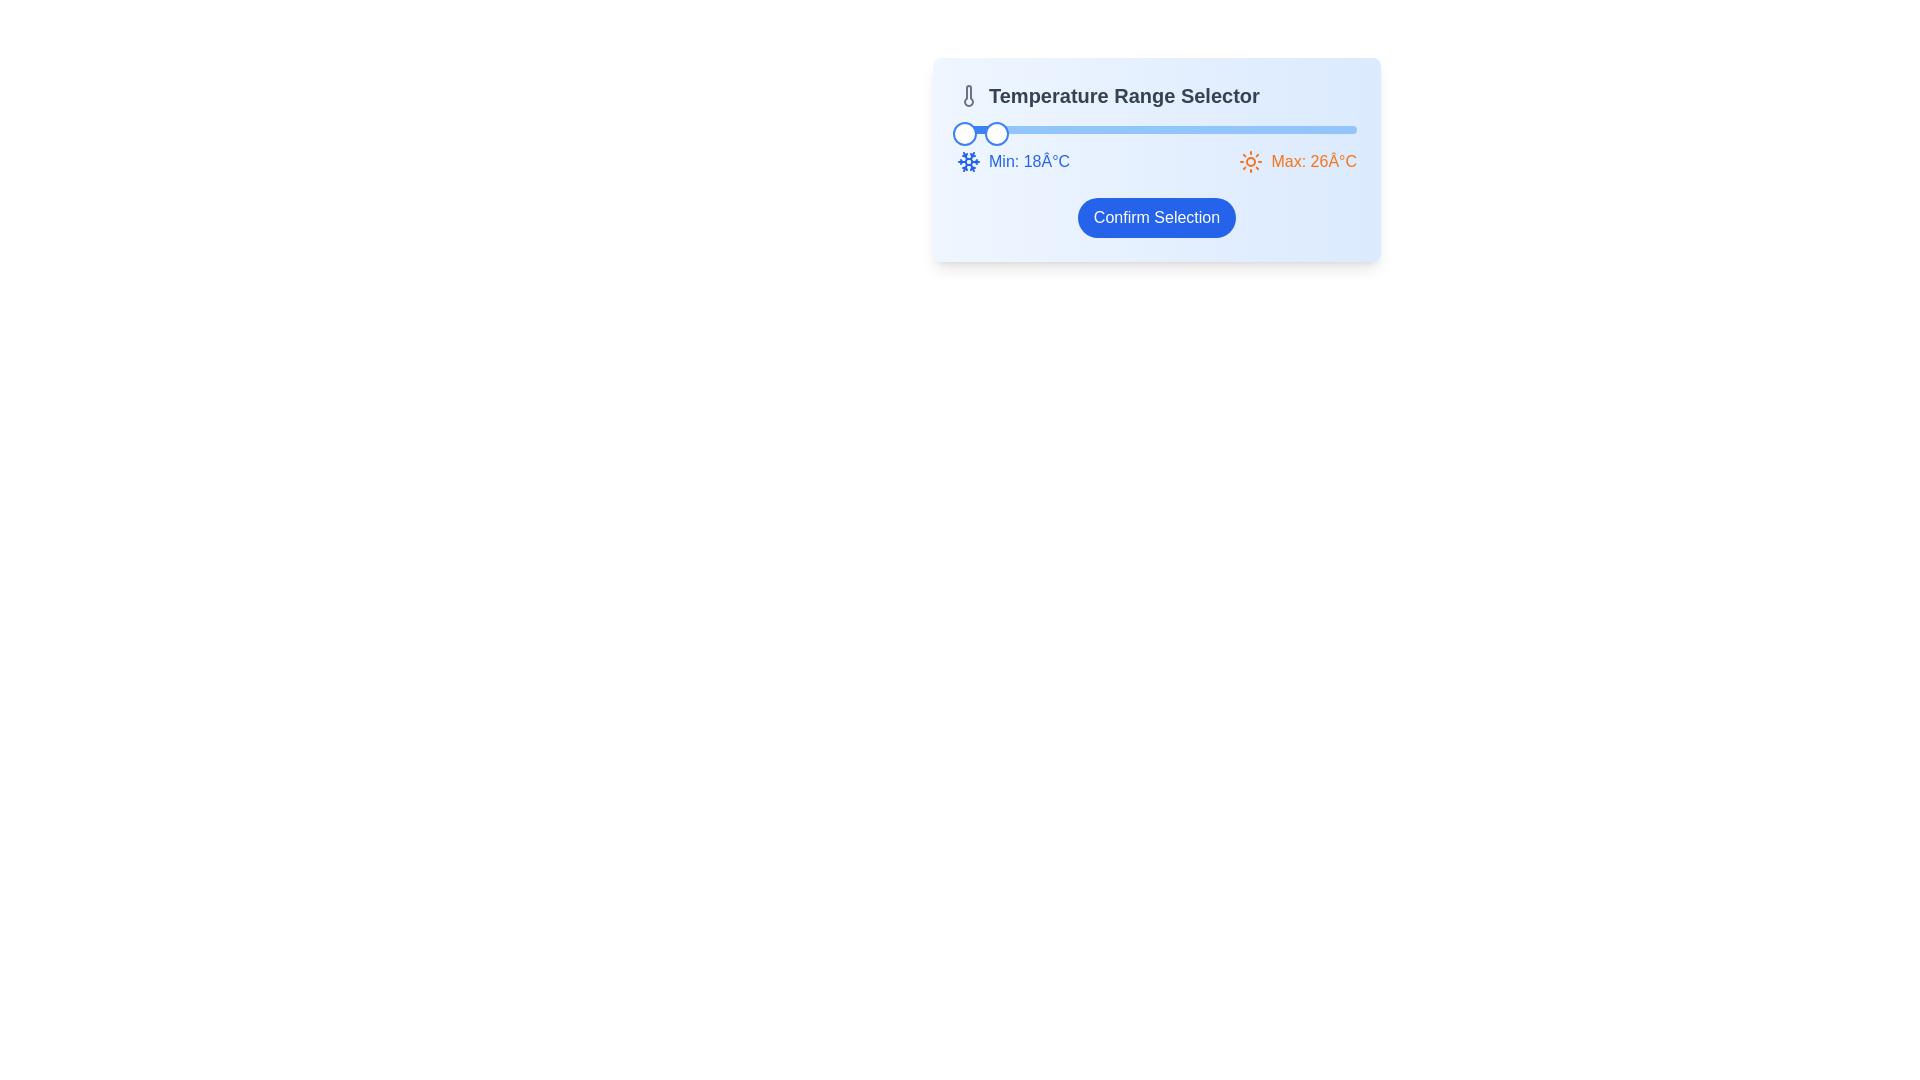 Image resolution: width=1920 pixels, height=1080 pixels. Describe the element at coordinates (984, 134) in the screenshot. I see `the slider thumb` at that location.